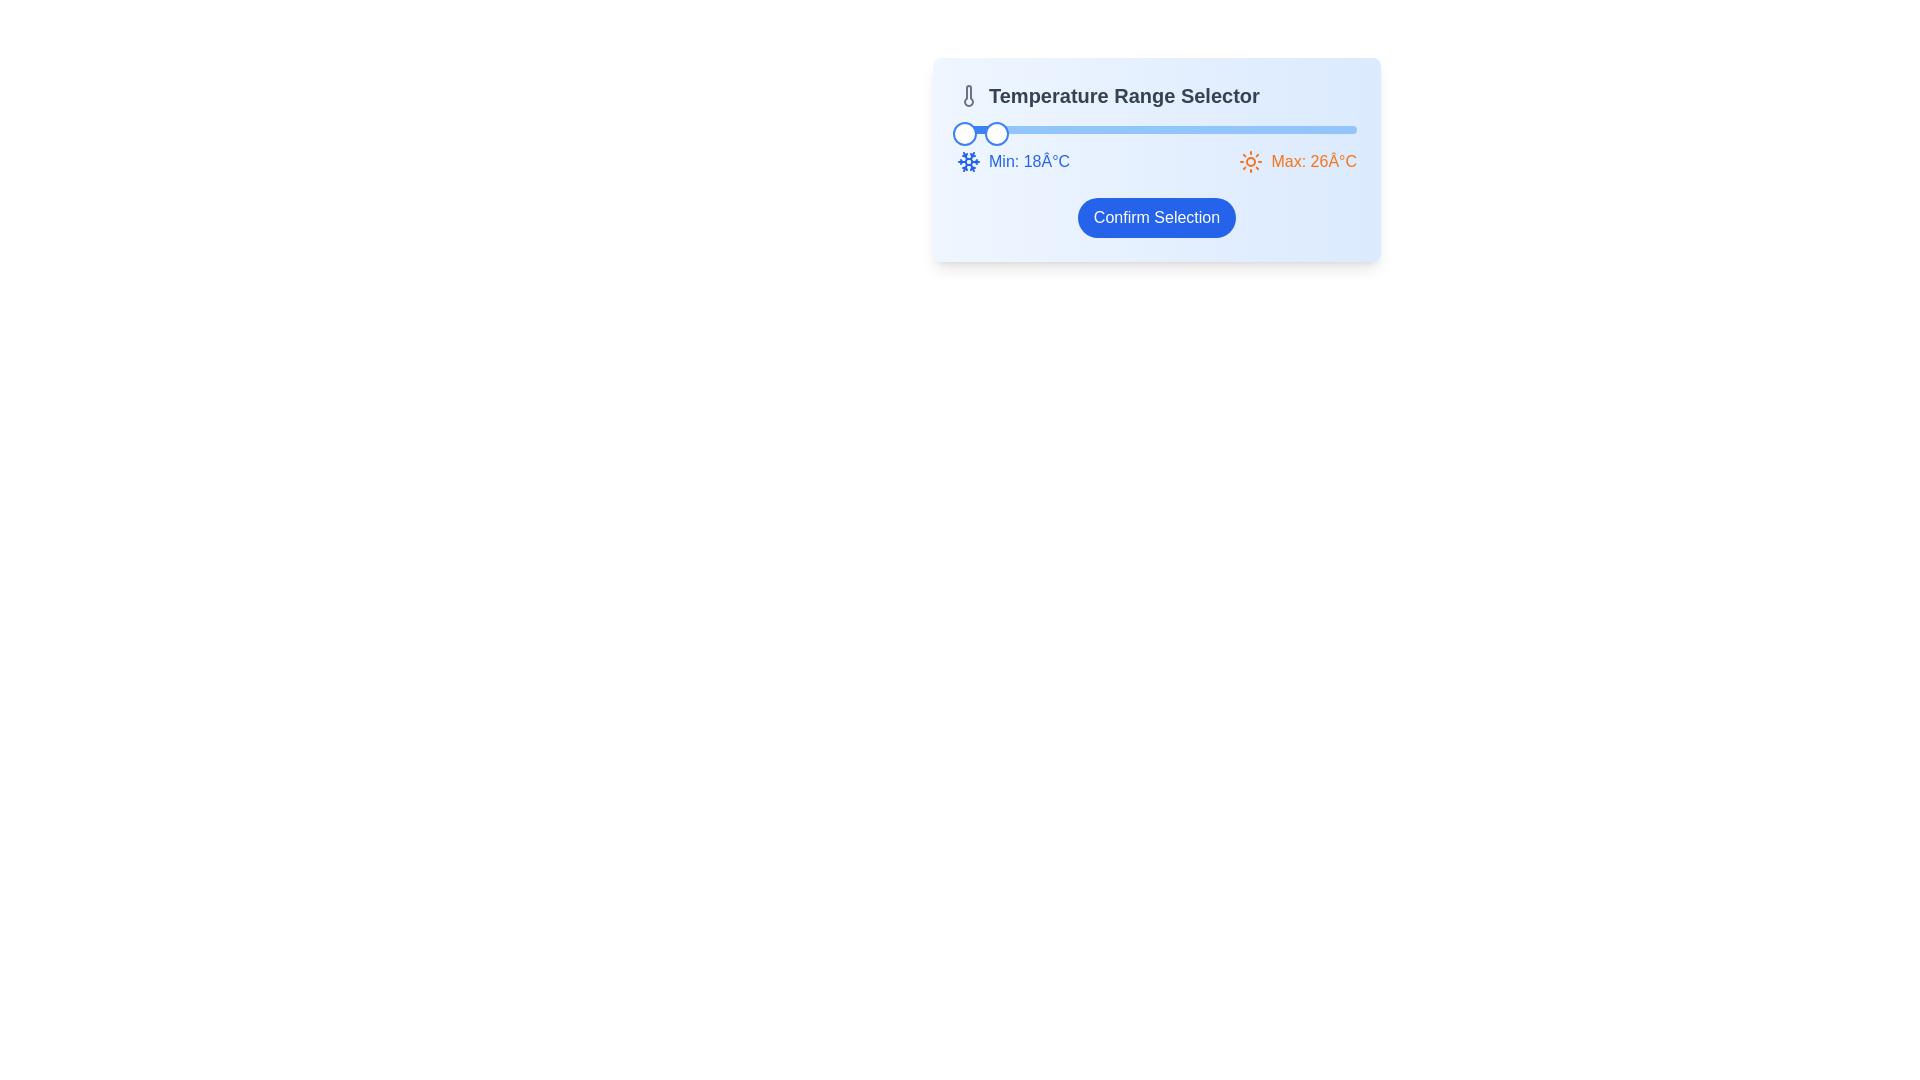 Image resolution: width=1920 pixels, height=1080 pixels. Describe the element at coordinates (984, 134) in the screenshot. I see `the slider thumb` at that location.